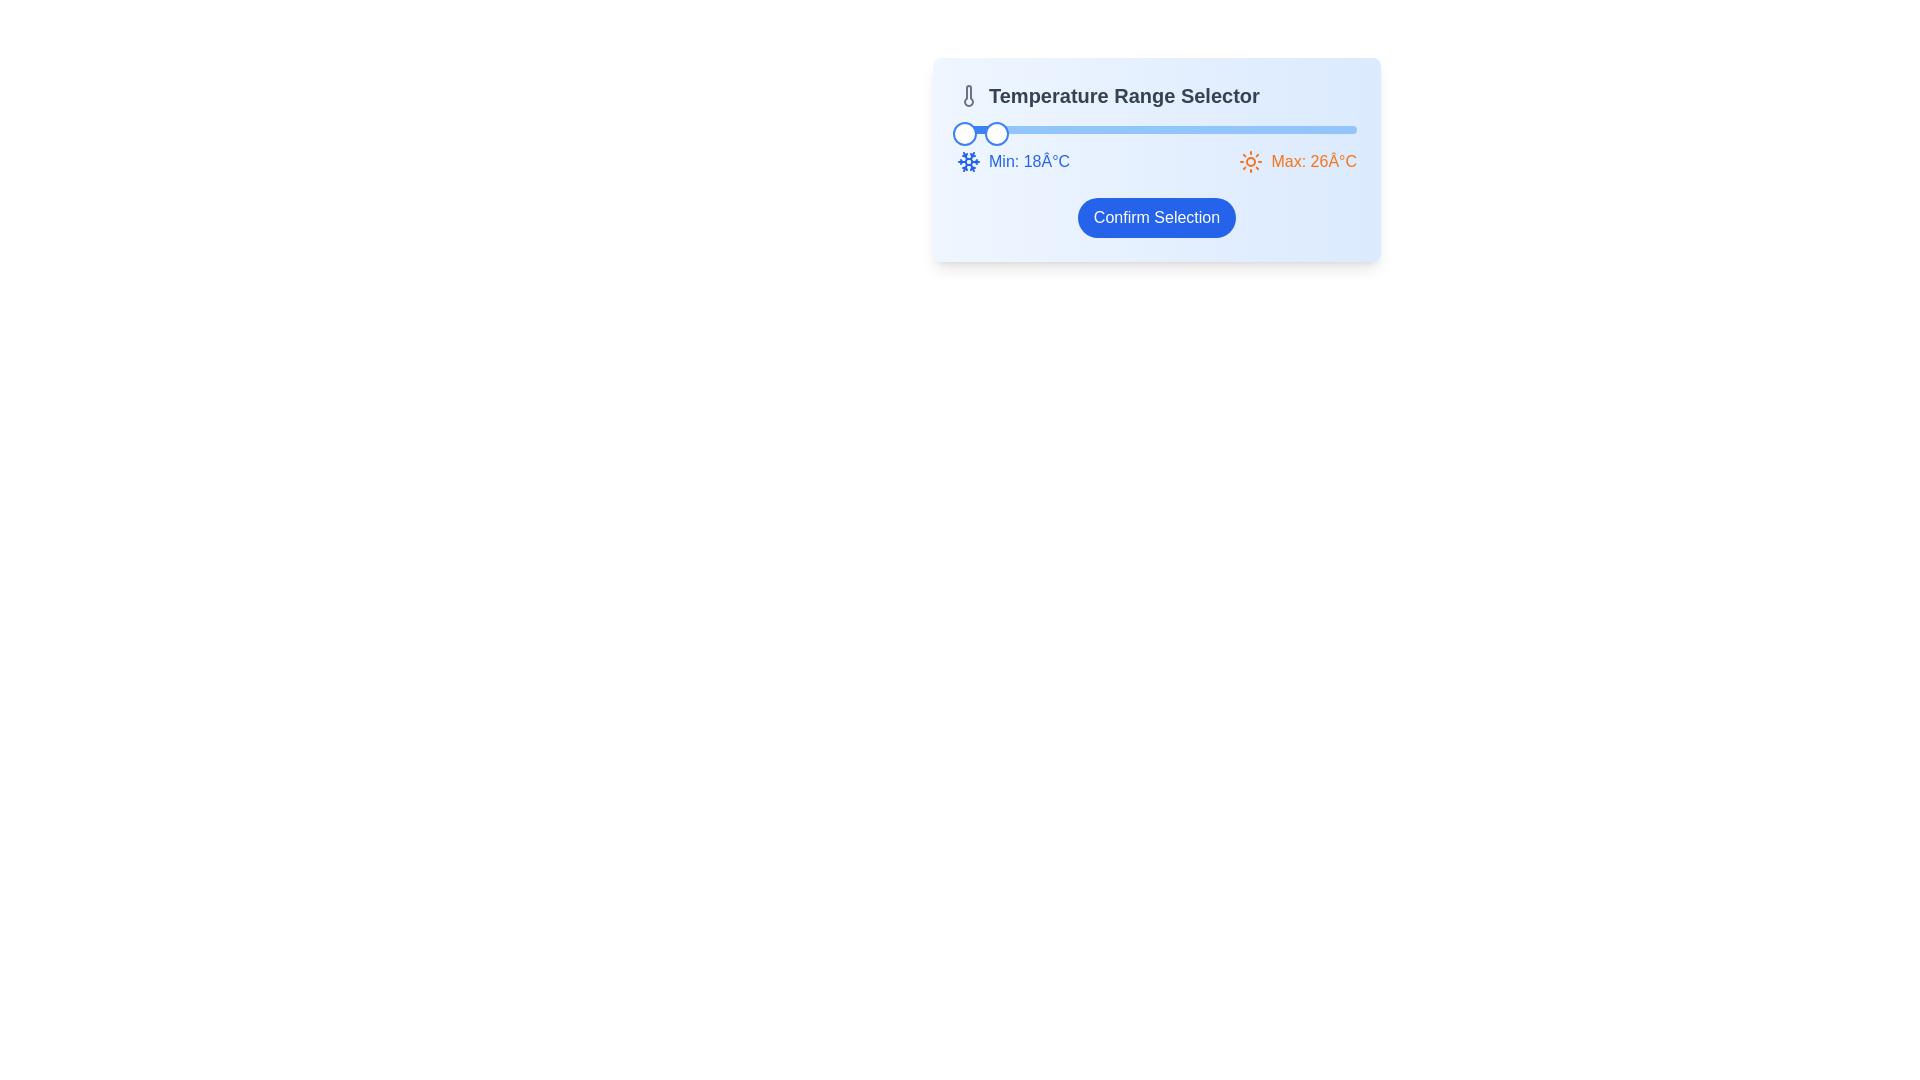 Image resolution: width=1920 pixels, height=1080 pixels. Describe the element at coordinates (984, 134) in the screenshot. I see `the slider thumb` at that location.